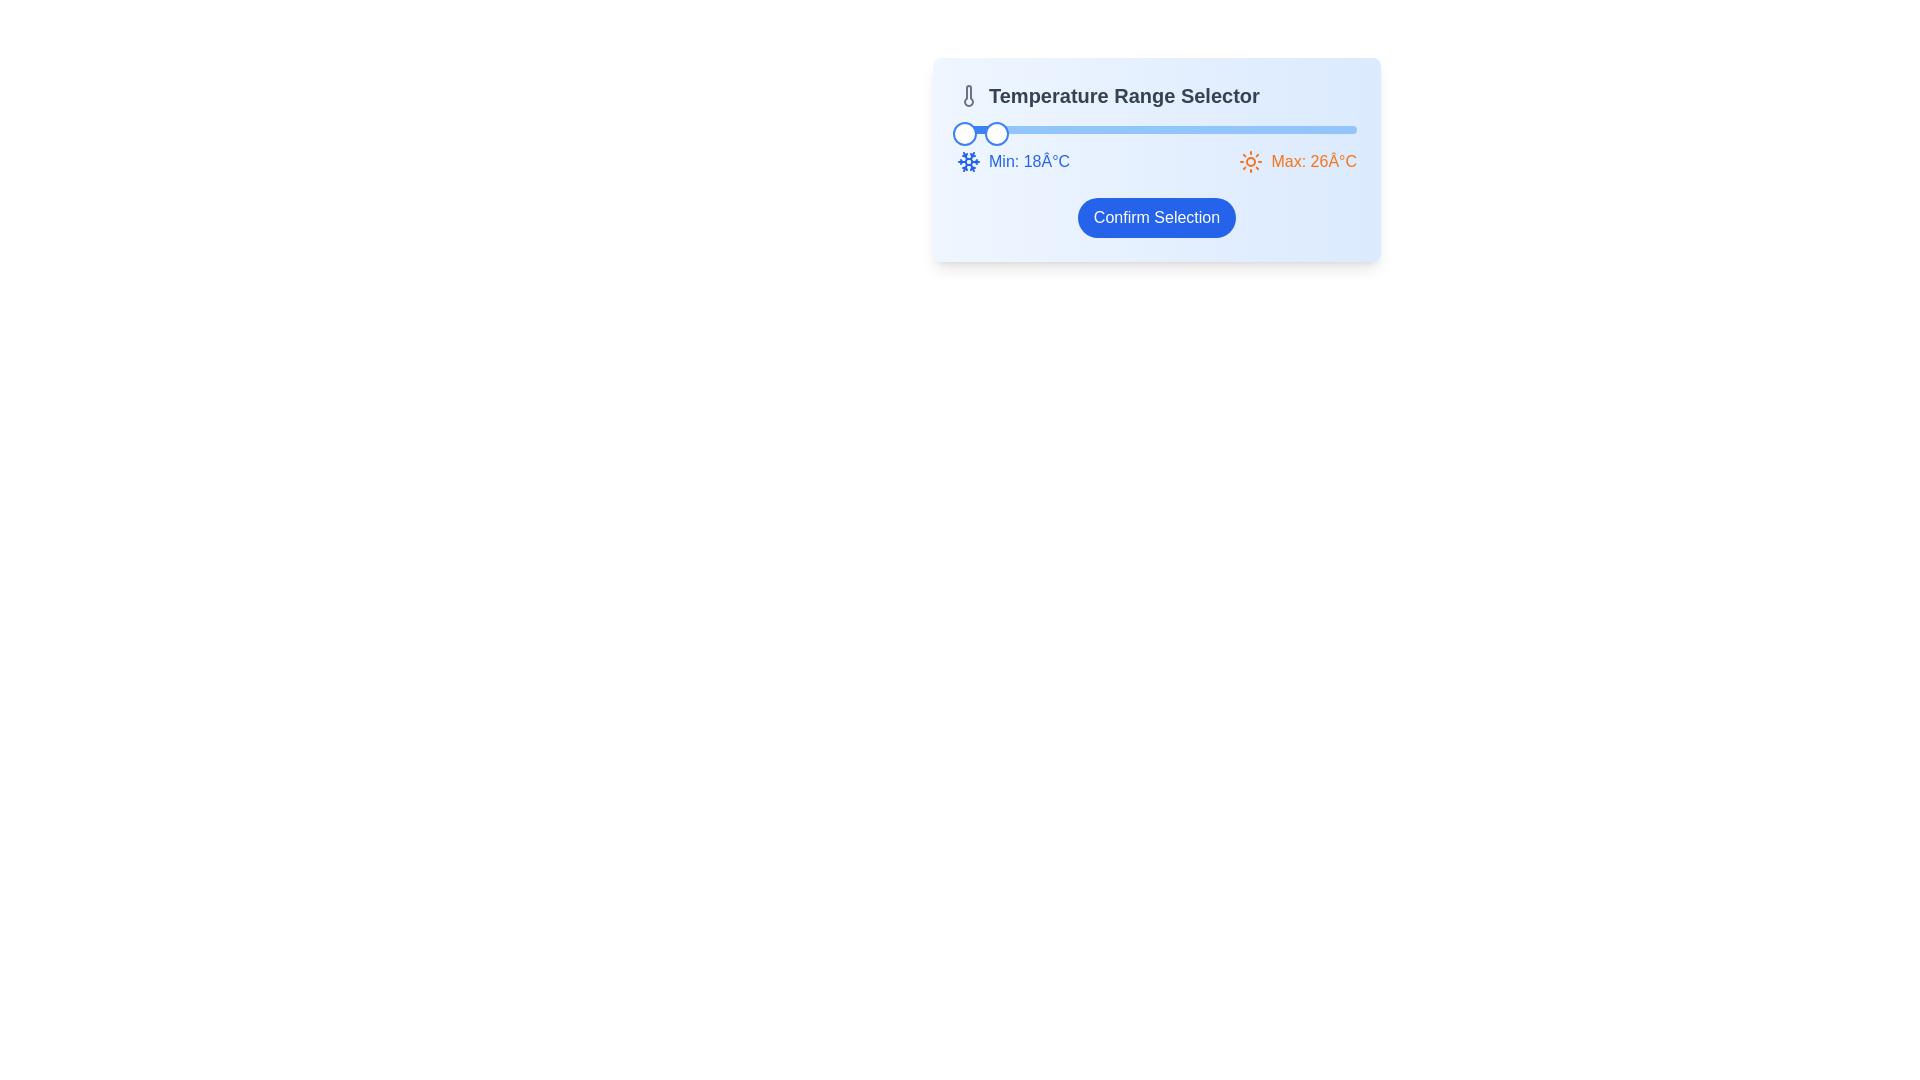 Image resolution: width=1920 pixels, height=1080 pixels. Describe the element at coordinates (984, 134) in the screenshot. I see `the slider thumb` at that location.